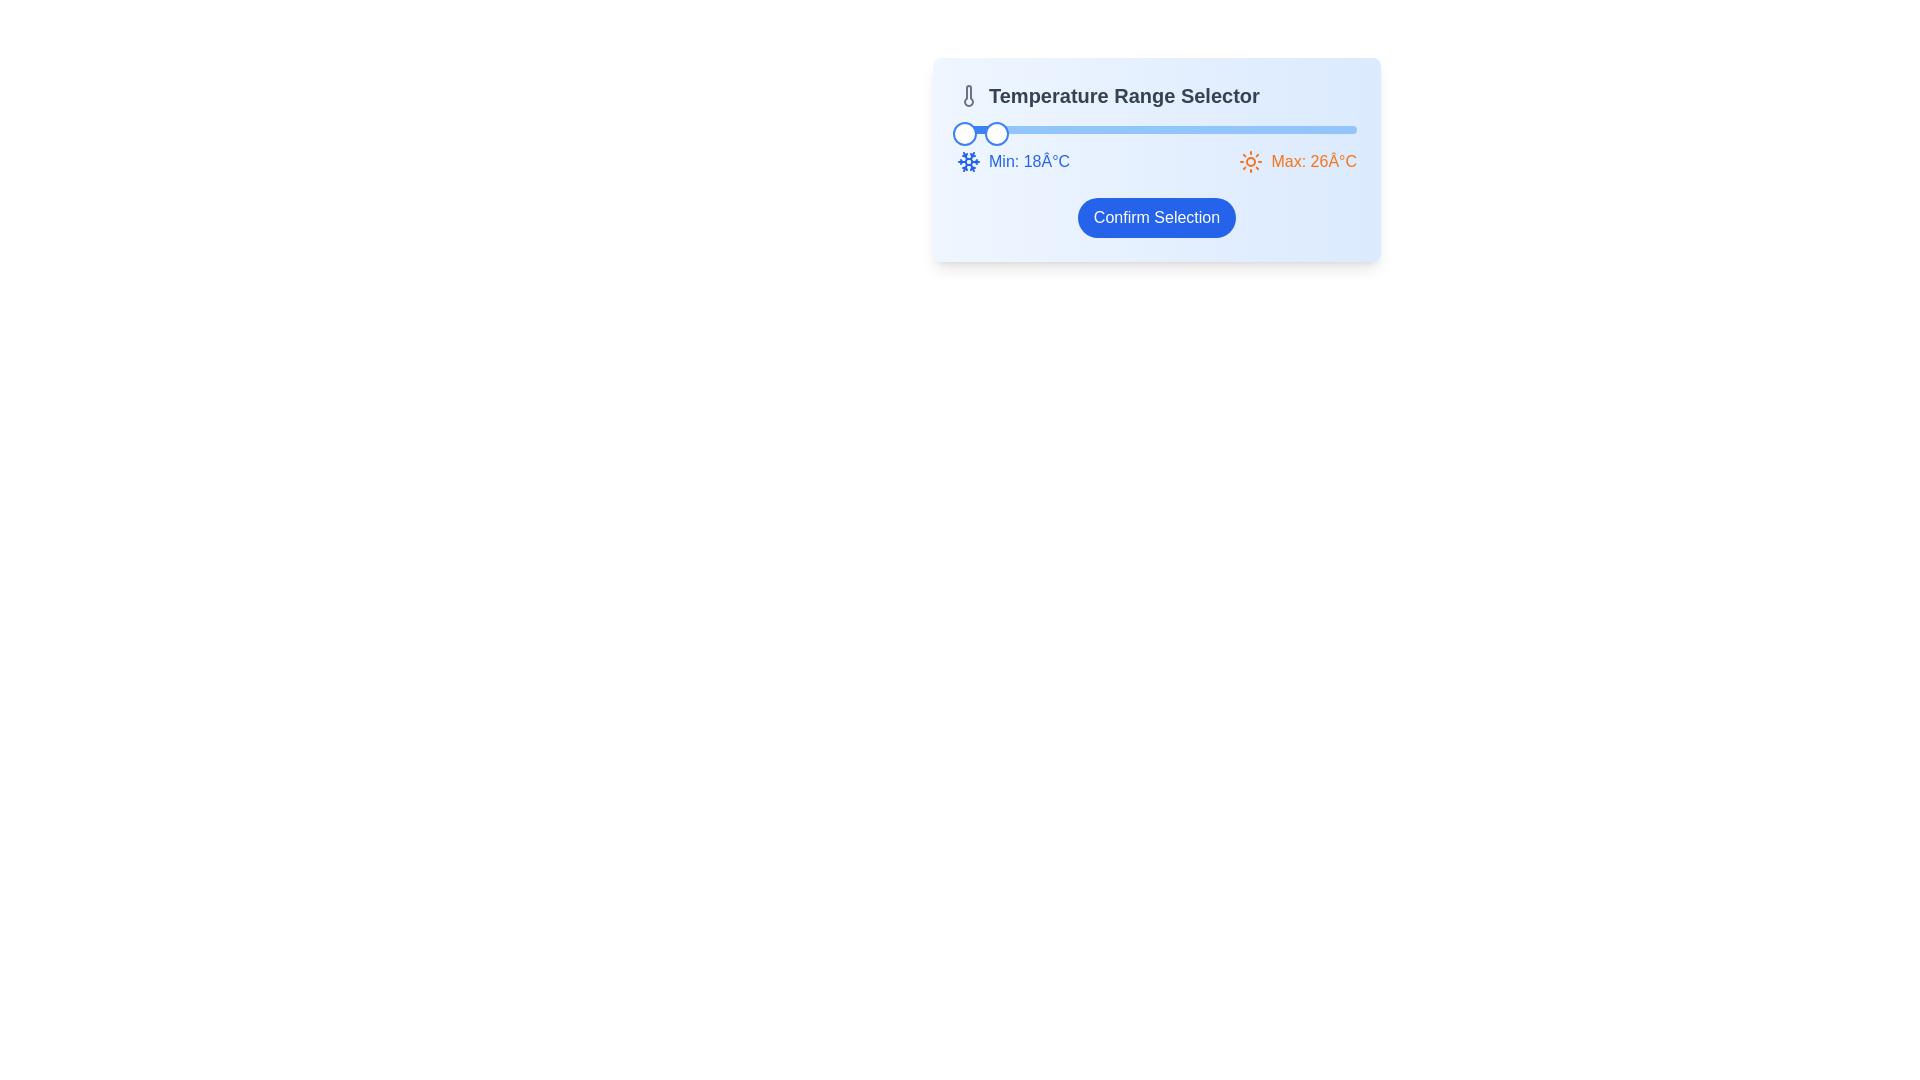 Image resolution: width=1920 pixels, height=1080 pixels. Describe the element at coordinates (984, 134) in the screenshot. I see `the slider thumb` at that location.